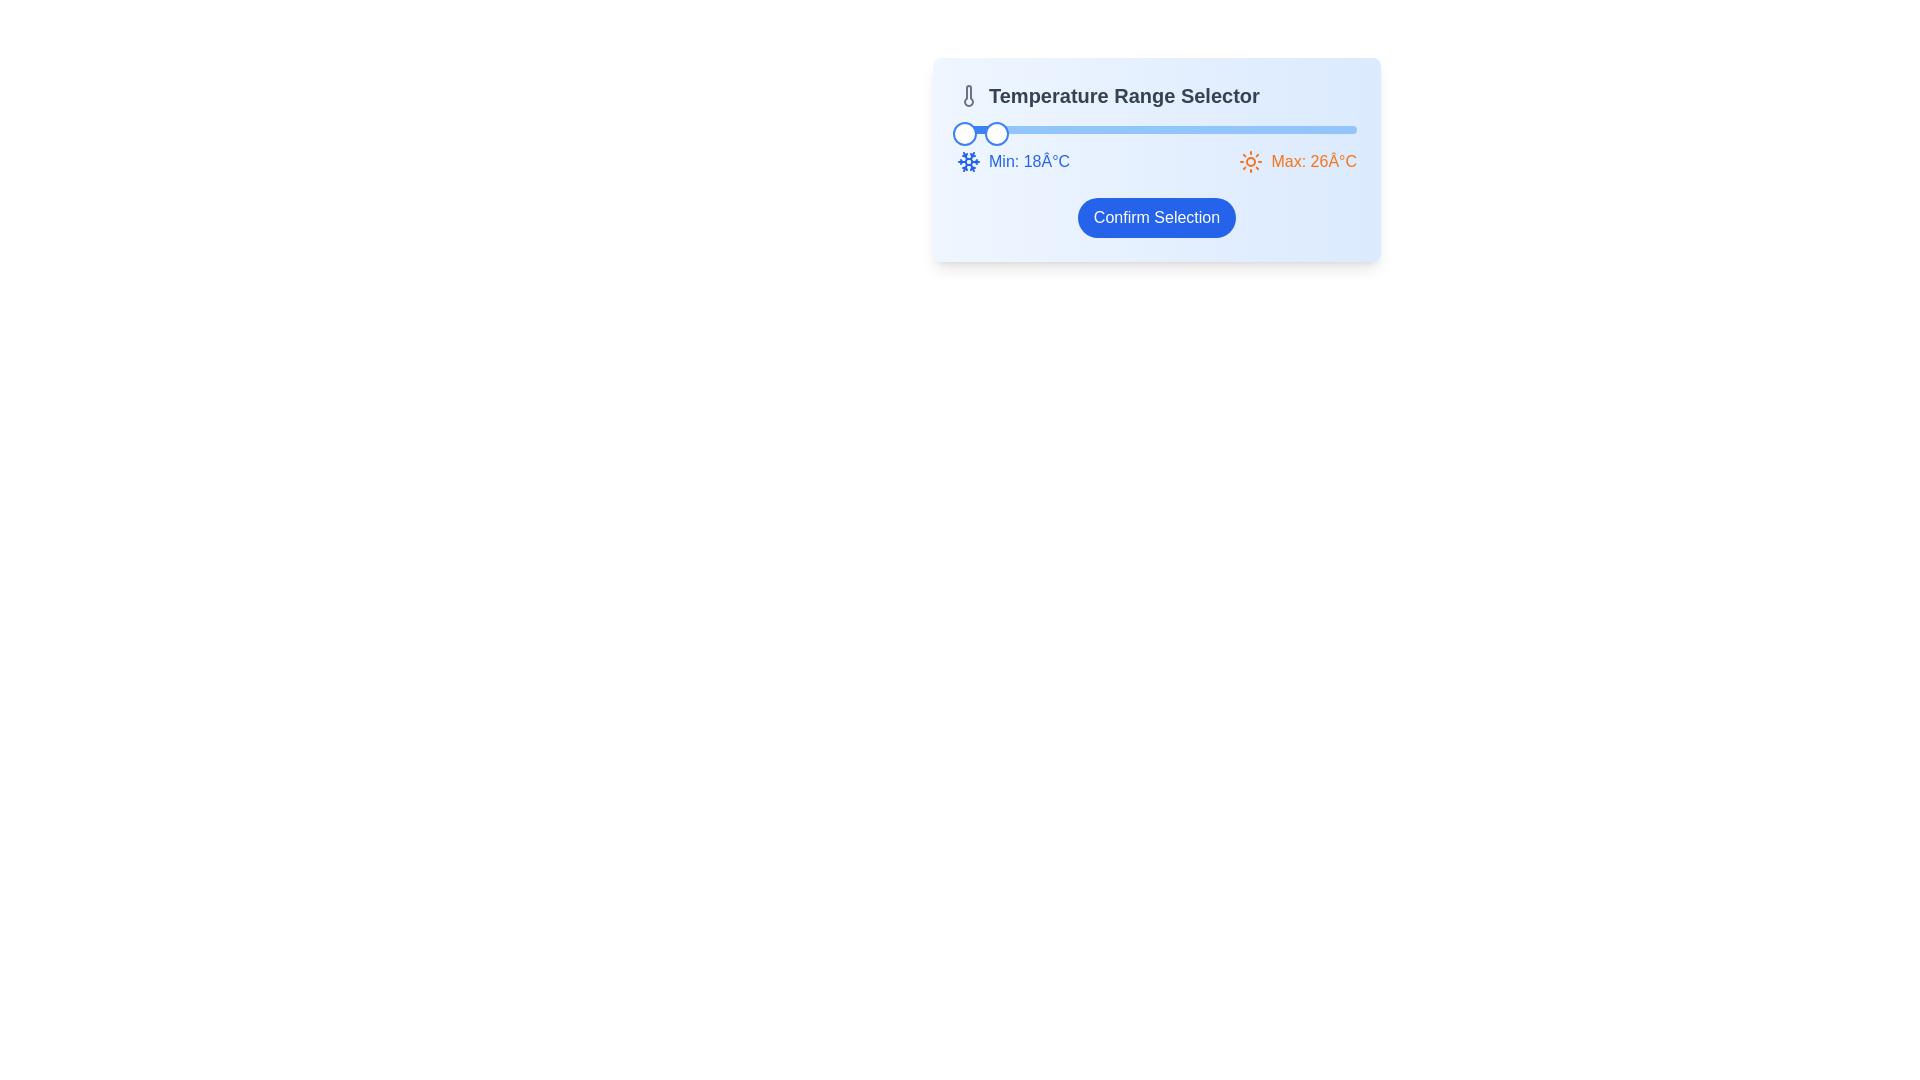 Image resolution: width=1920 pixels, height=1080 pixels. Describe the element at coordinates (984, 134) in the screenshot. I see `the slider thumb` at that location.